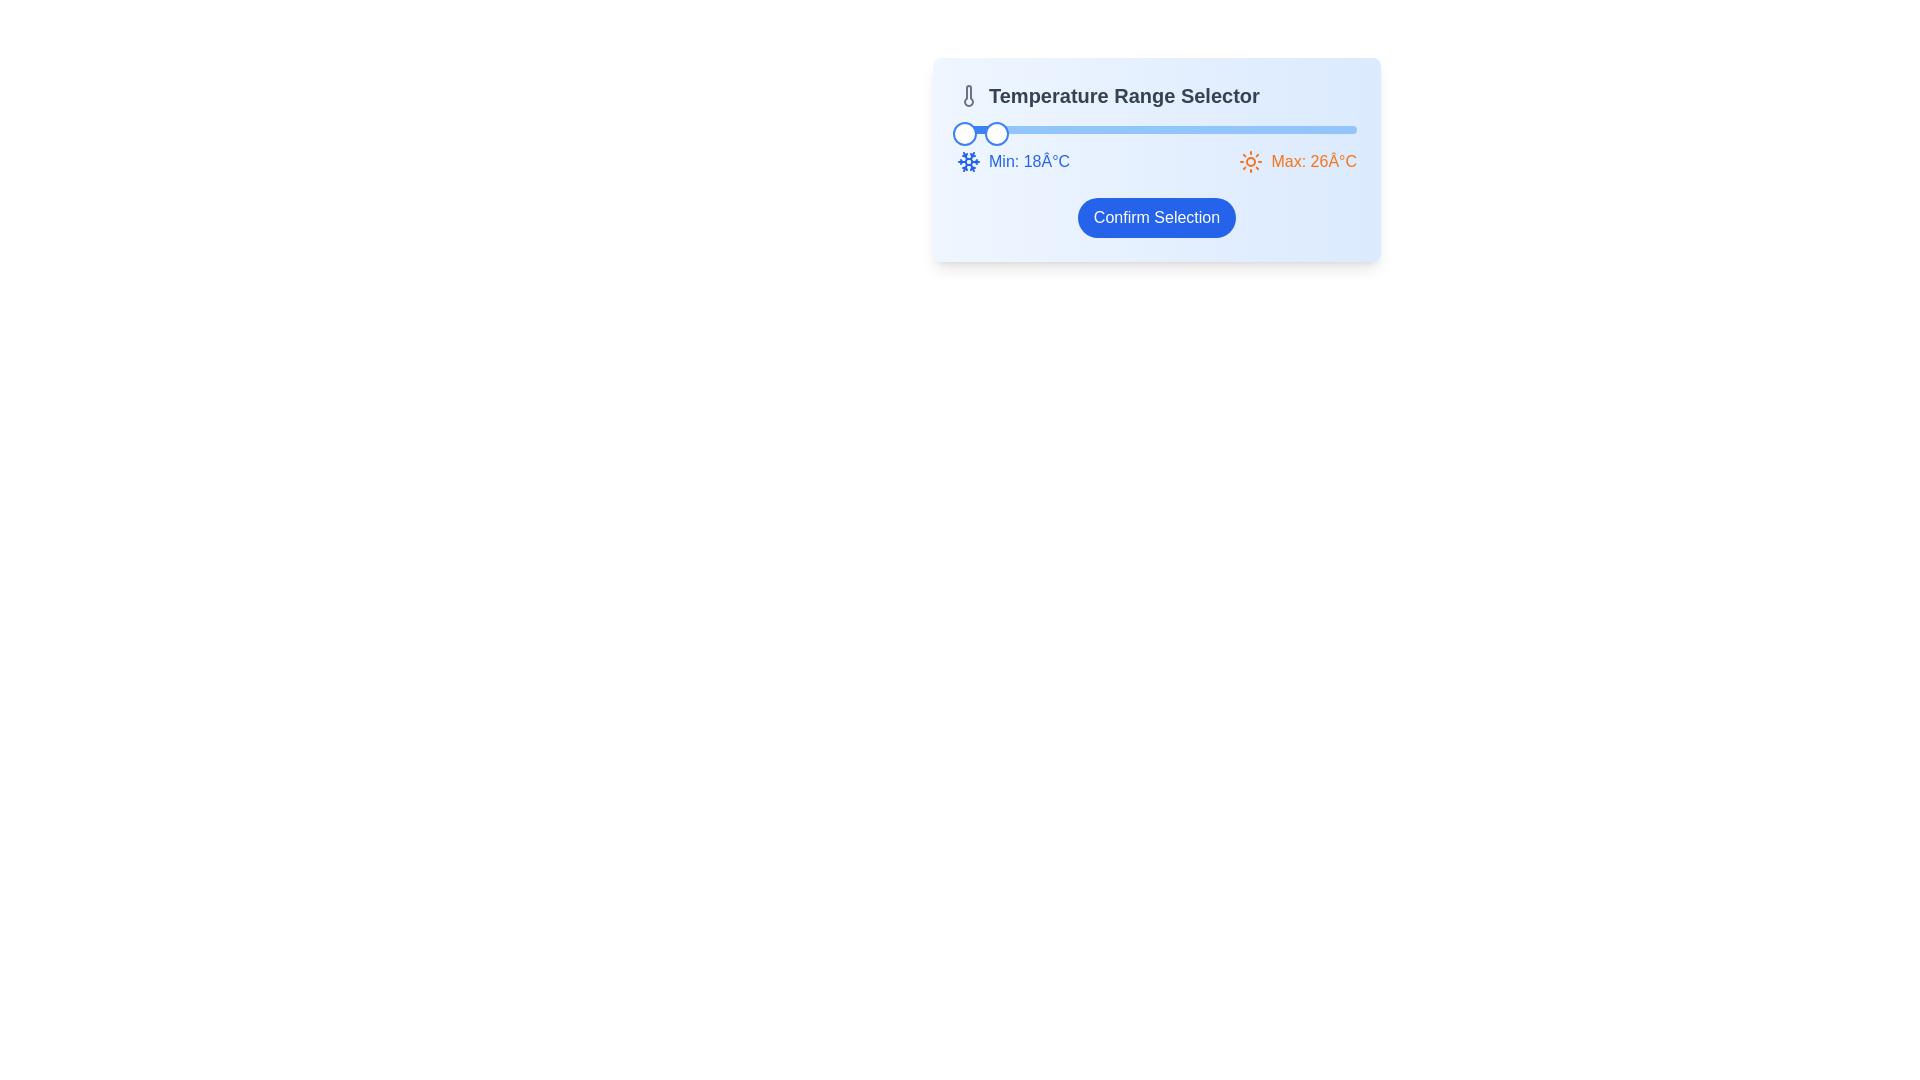 Image resolution: width=1920 pixels, height=1080 pixels. Describe the element at coordinates (984, 134) in the screenshot. I see `the slider thumb` at that location.